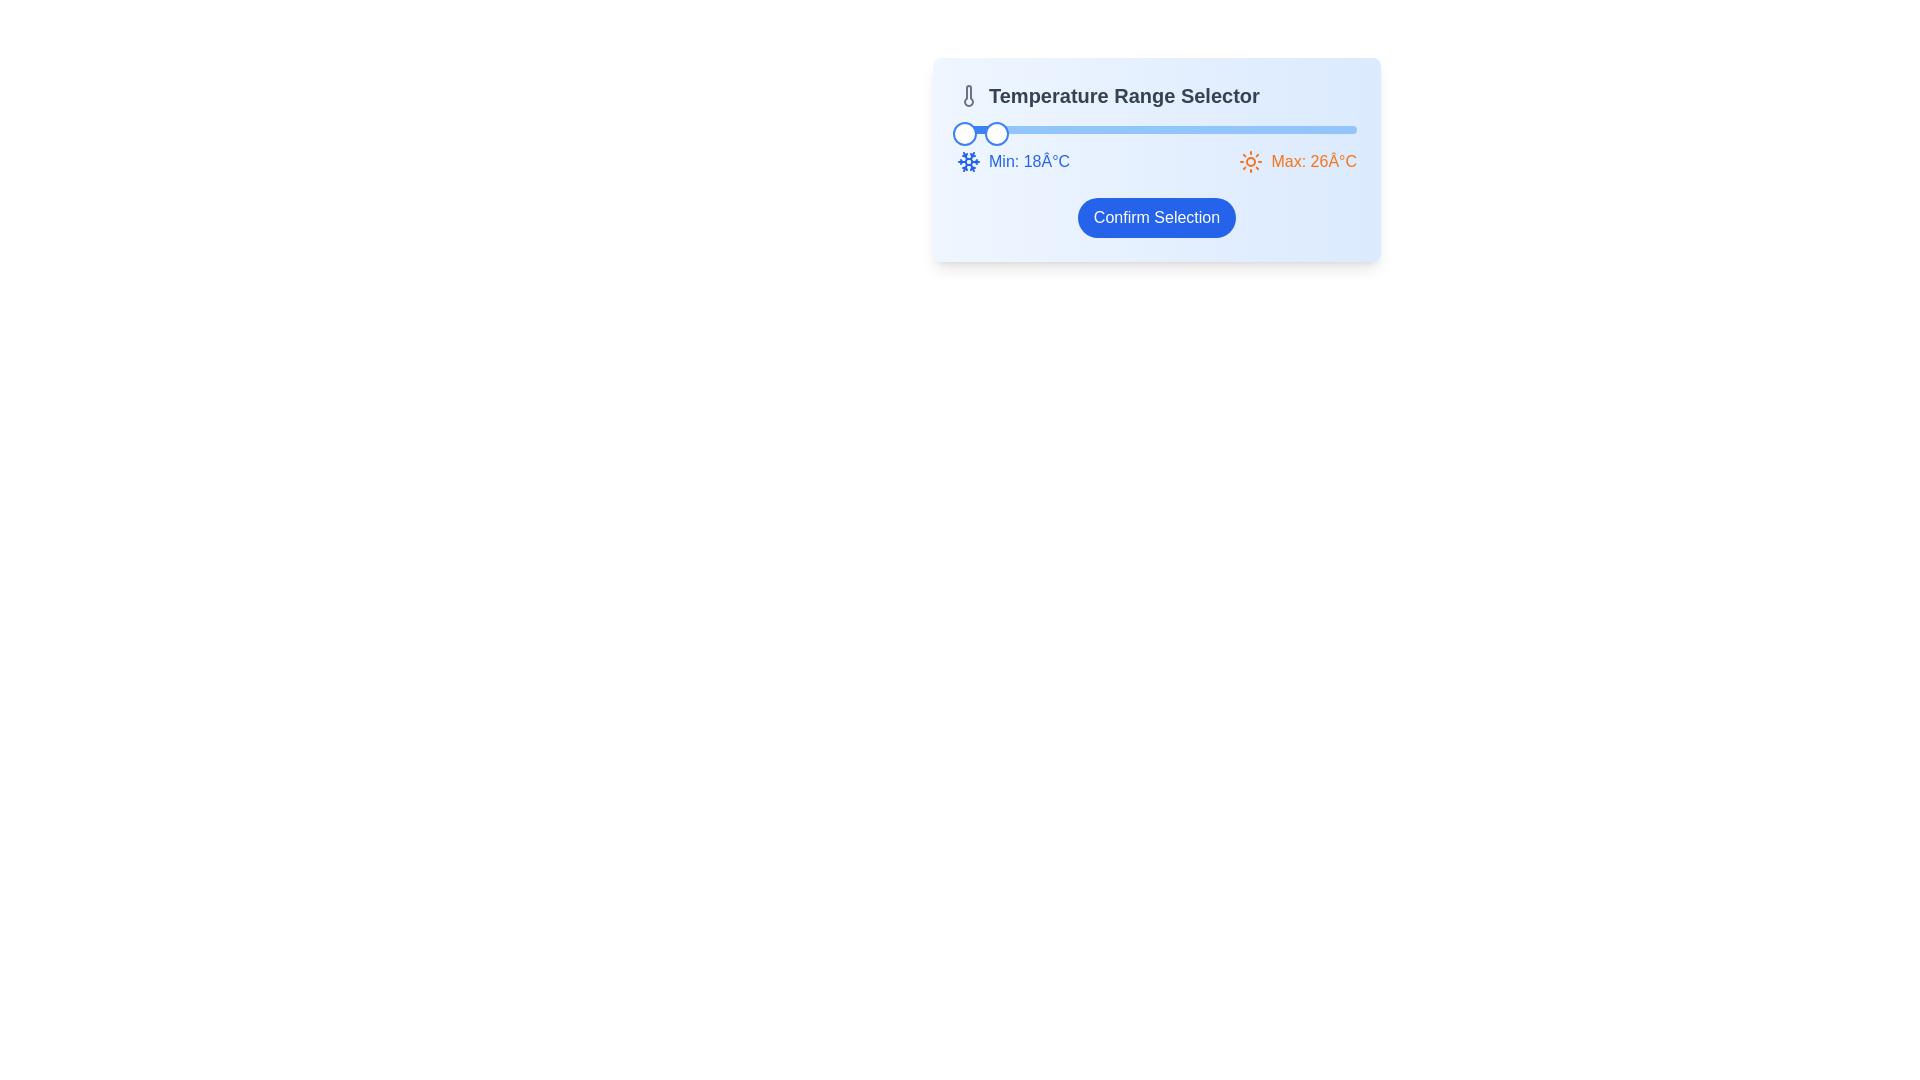 Image resolution: width=1920 pixels, height=1080 pixels. Describe the element at coordinates (984, 134) in the screenshot. I see `the slider thumb` at that location.